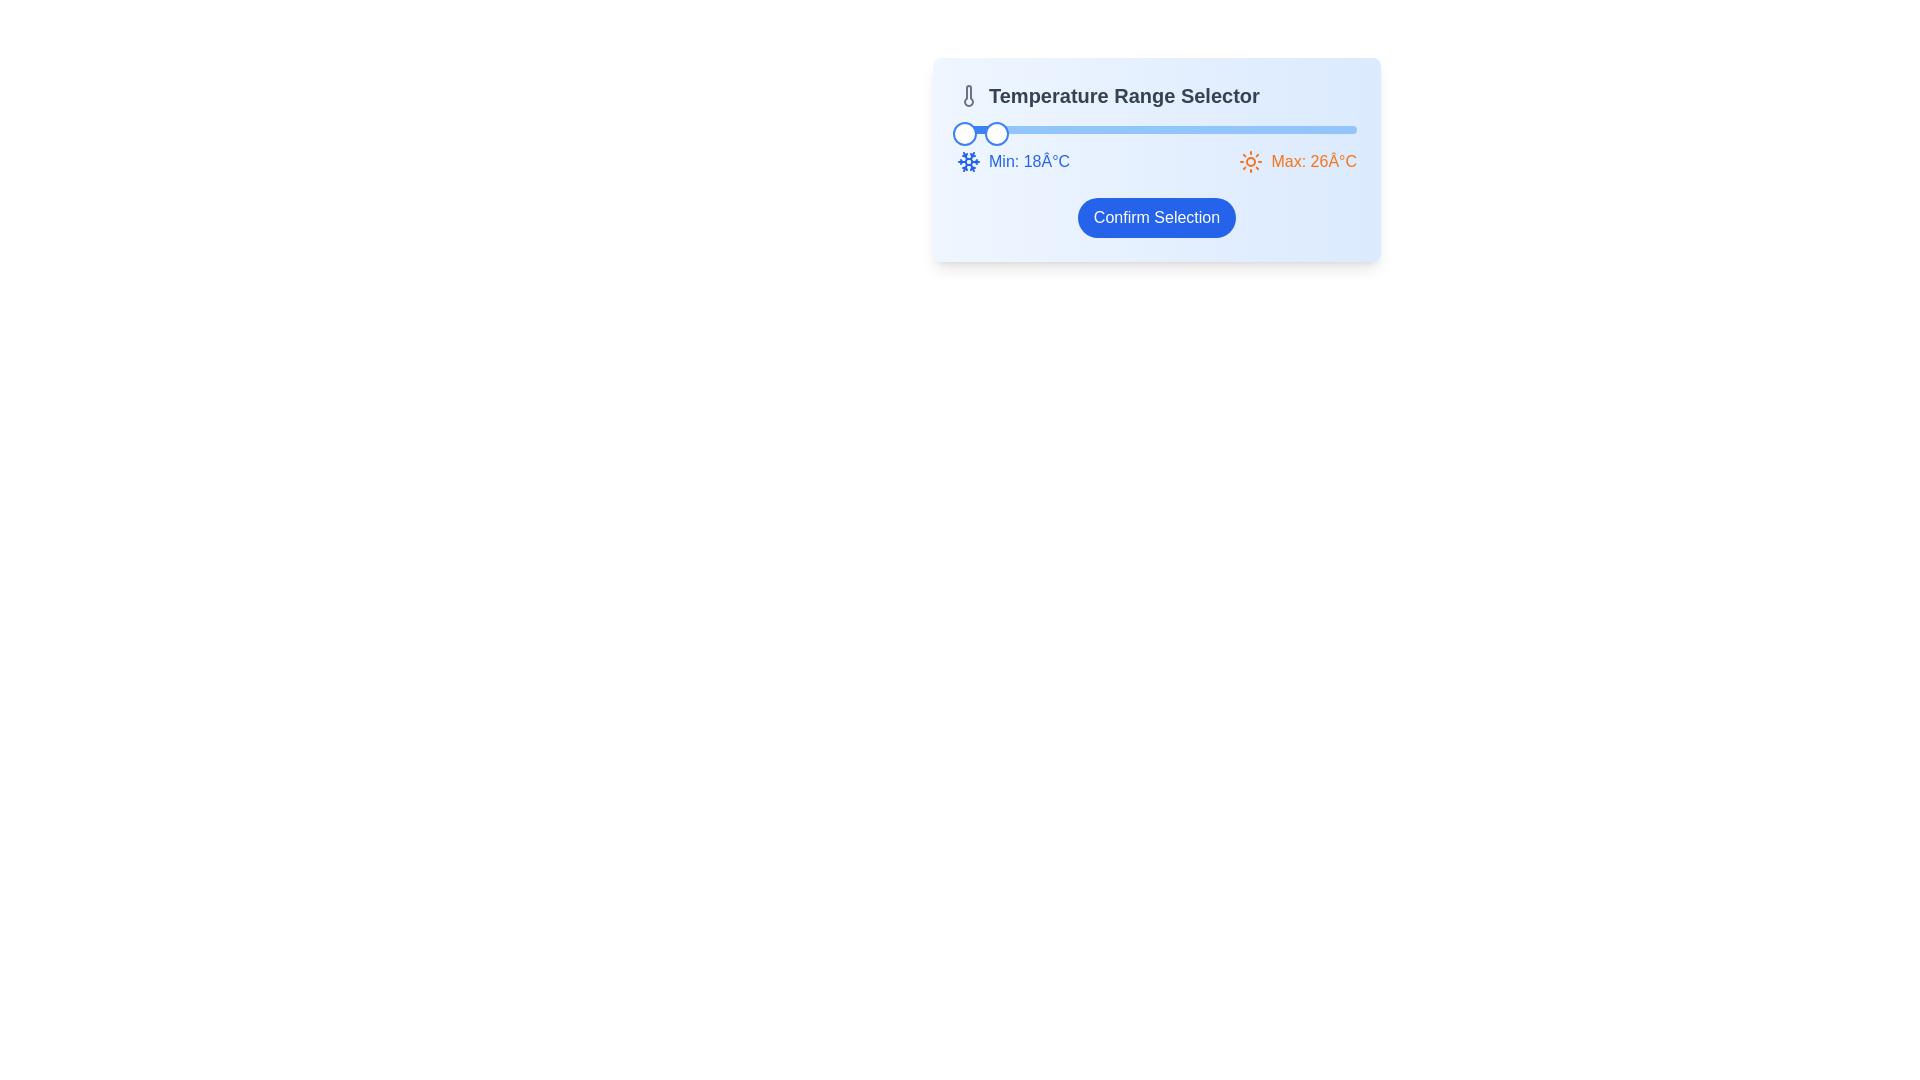 Image resolution: width=1920 pixels, height=1080 pixels. Describe the element at coordinates (984, 134) in the screenshot. I see `the slider thumb` at that location.